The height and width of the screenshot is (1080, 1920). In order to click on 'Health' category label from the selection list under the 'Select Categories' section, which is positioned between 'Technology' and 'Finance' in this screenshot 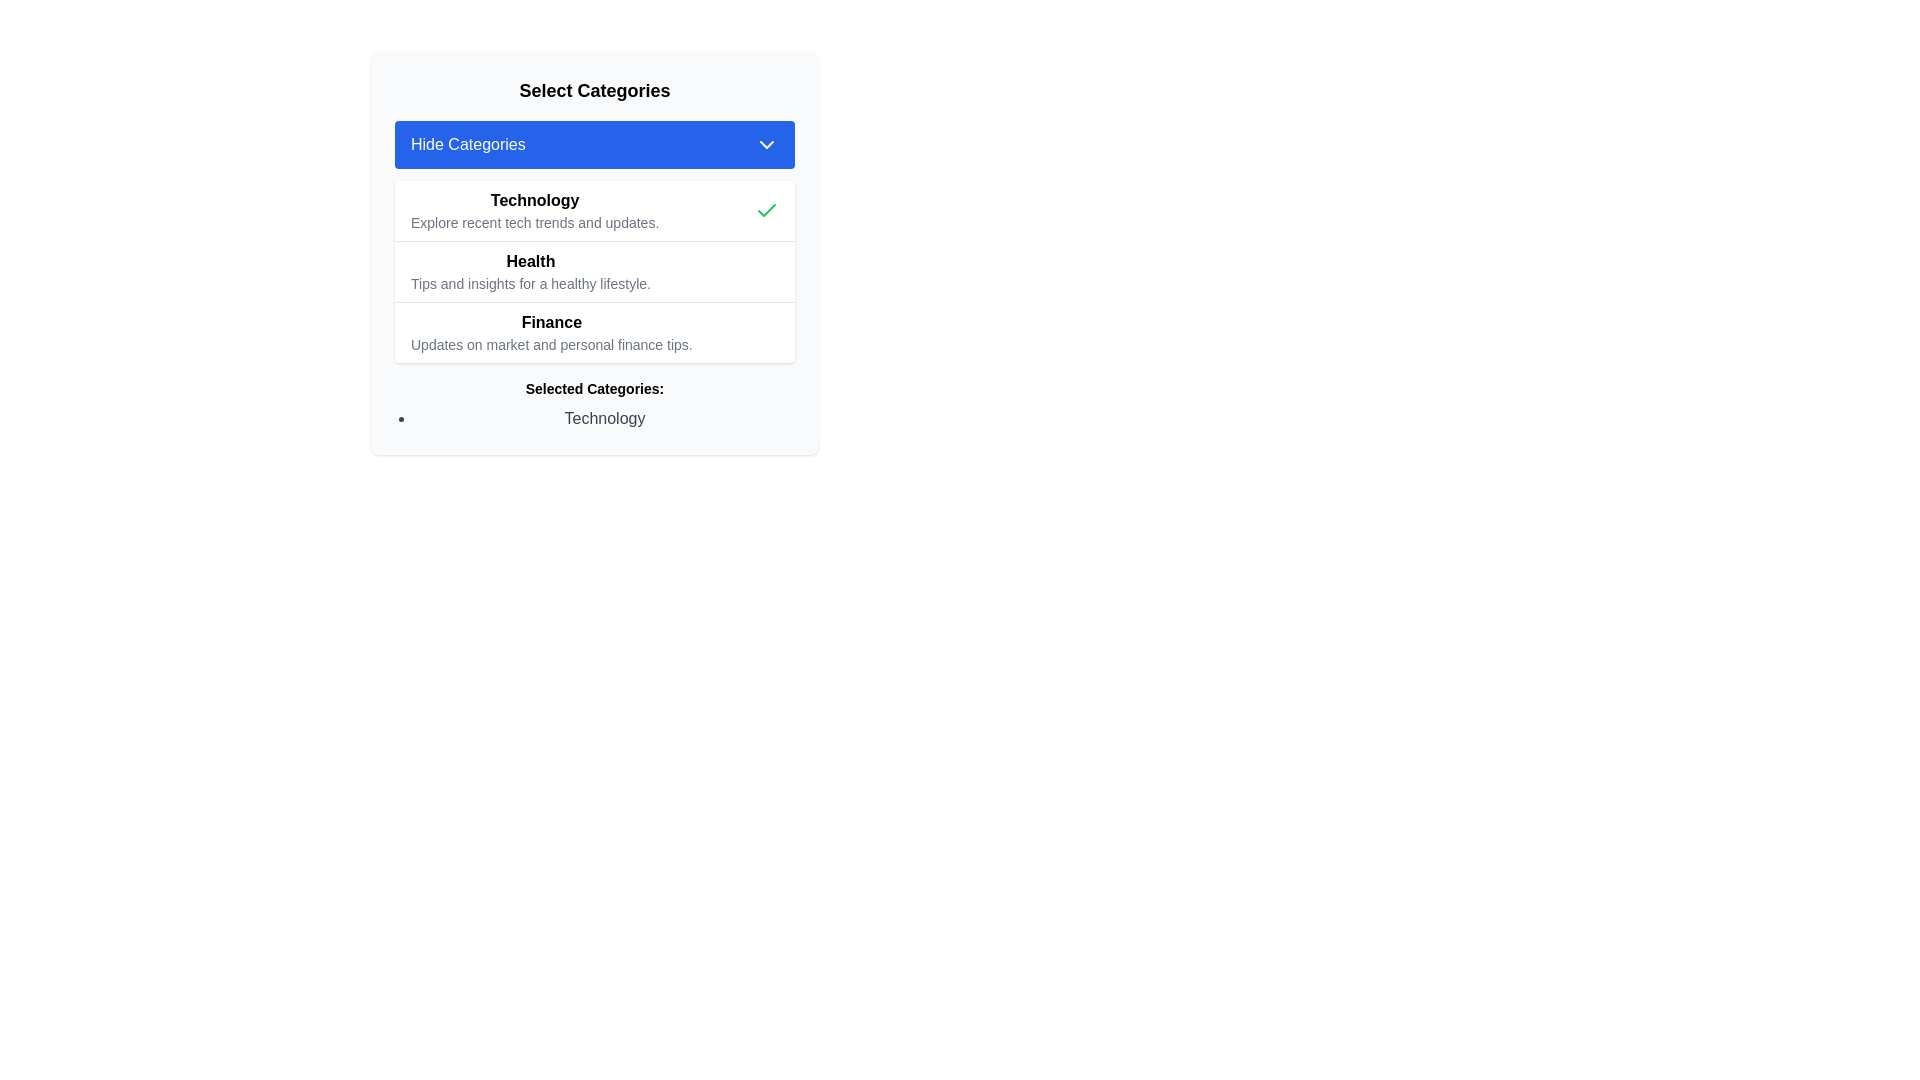, I will do `click(530, 261)`.